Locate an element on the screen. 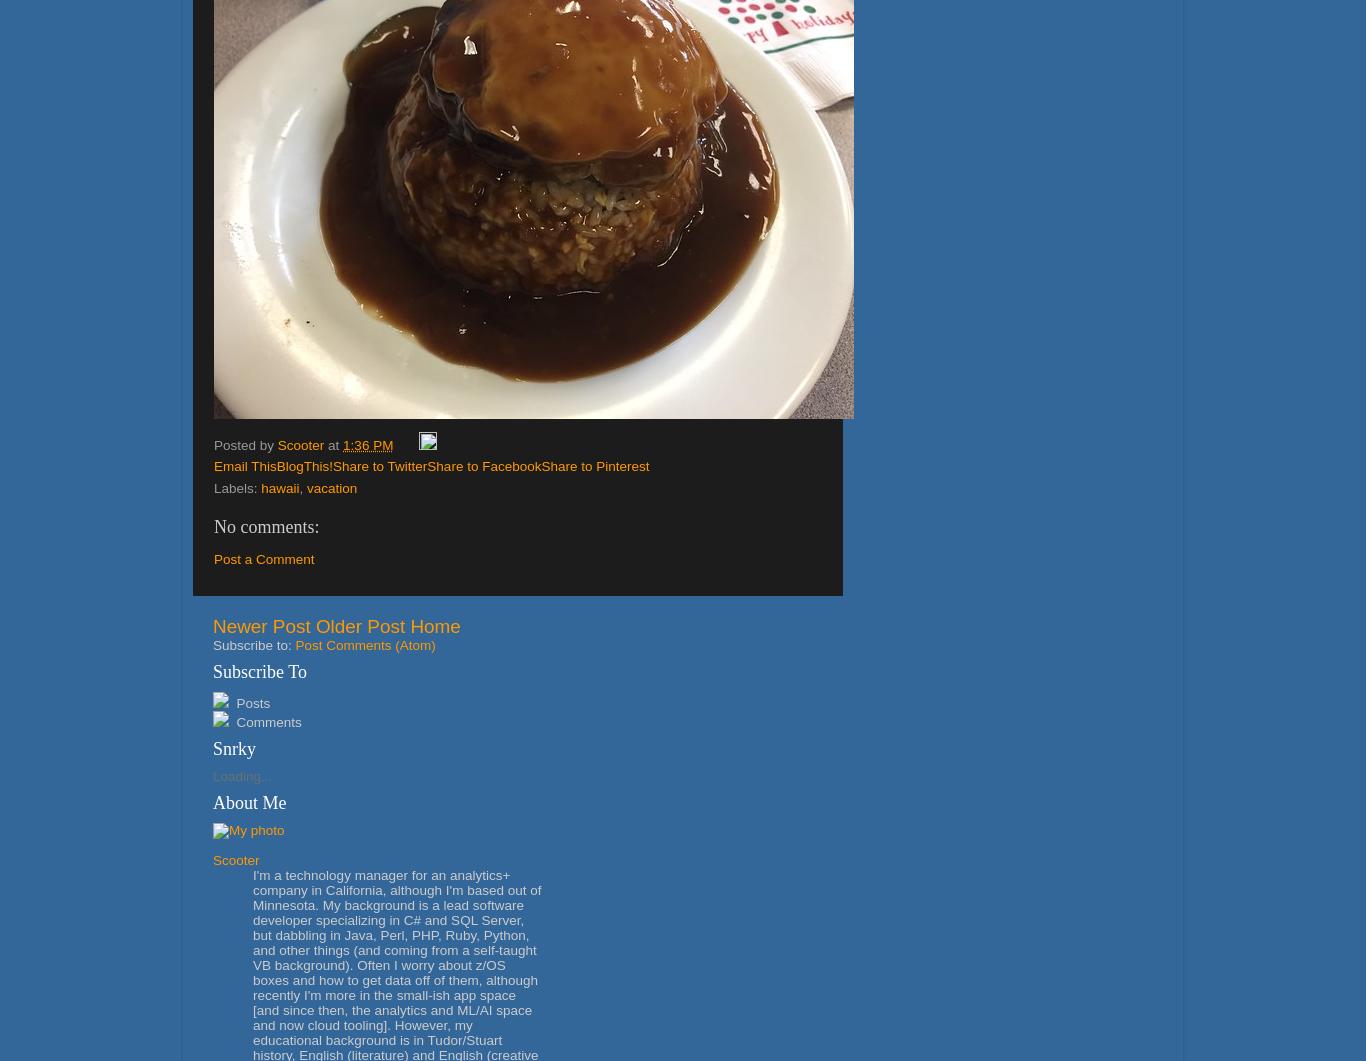 The width and height of the screenshot is (1366, 1061). 'No comments:' is located at coordinates (266, 526).